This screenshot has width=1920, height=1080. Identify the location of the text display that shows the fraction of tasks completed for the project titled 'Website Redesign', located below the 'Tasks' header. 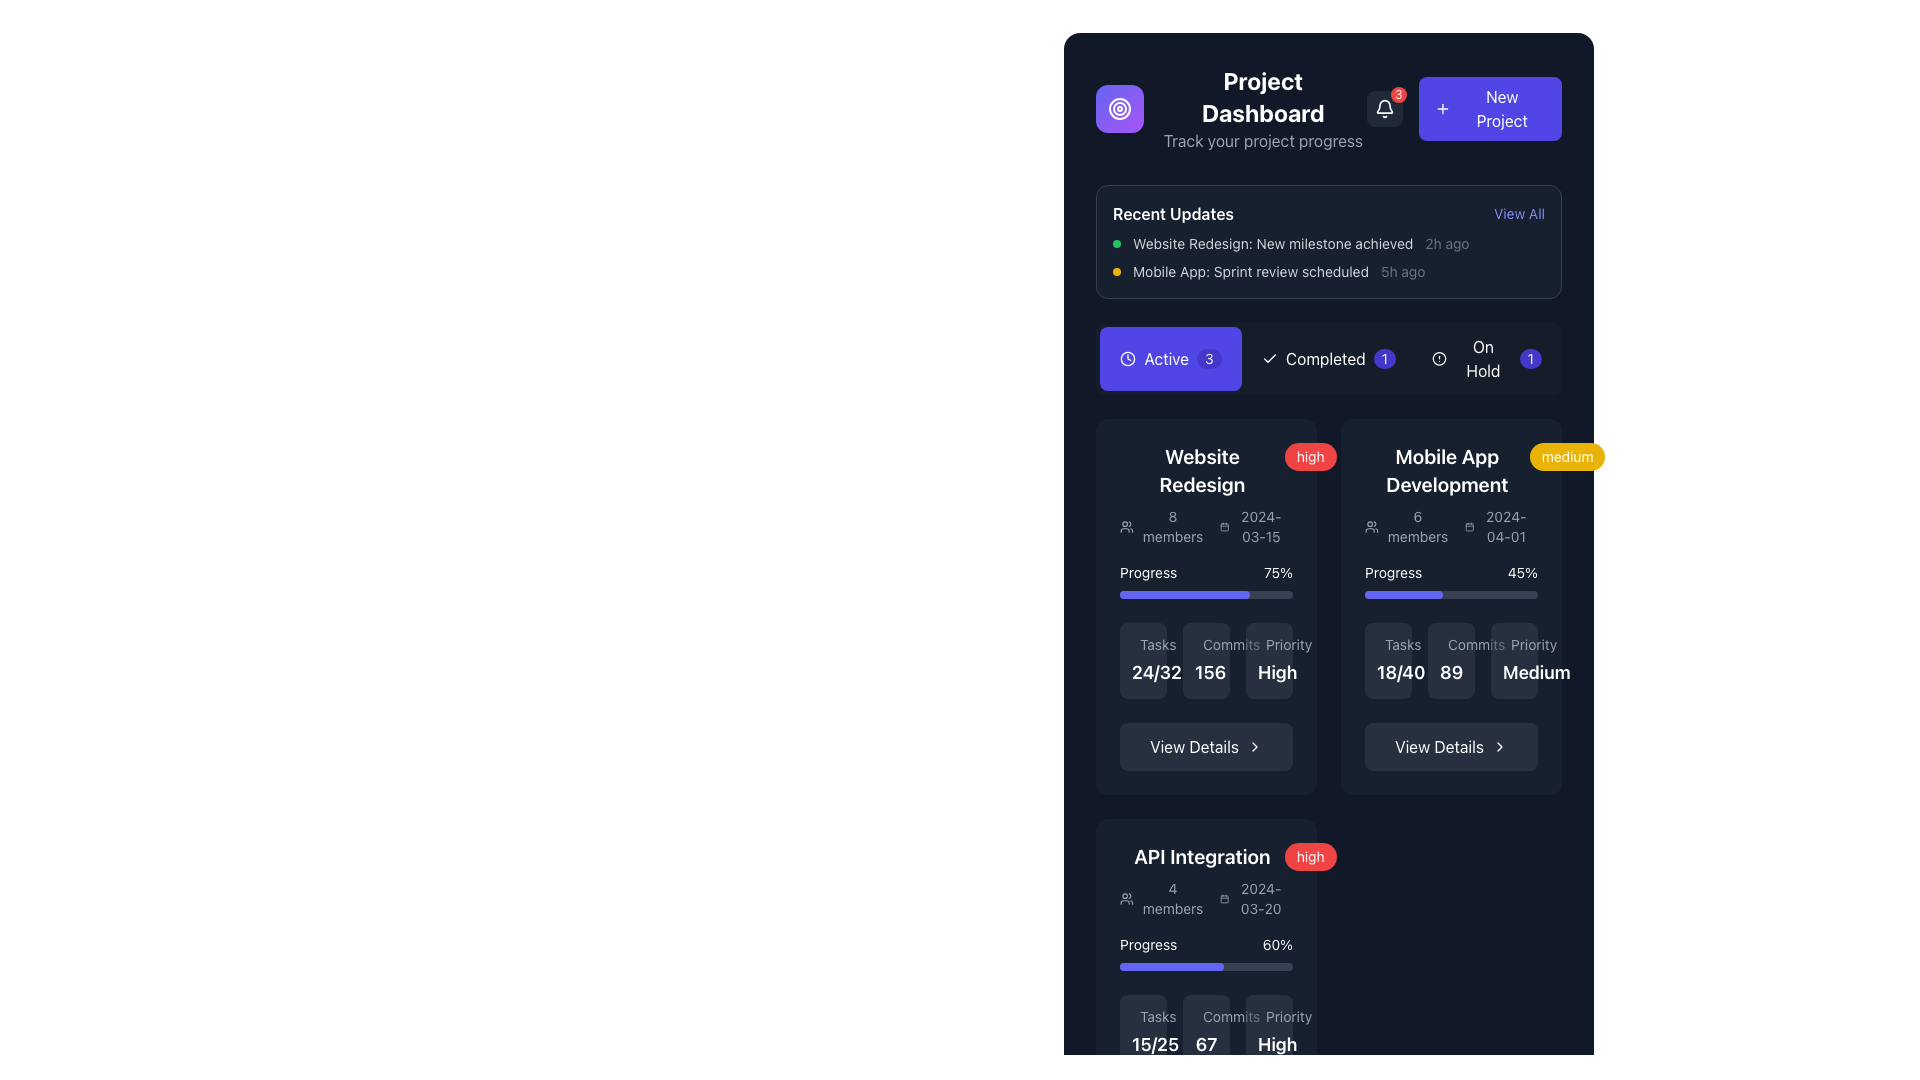
(1156, 672).